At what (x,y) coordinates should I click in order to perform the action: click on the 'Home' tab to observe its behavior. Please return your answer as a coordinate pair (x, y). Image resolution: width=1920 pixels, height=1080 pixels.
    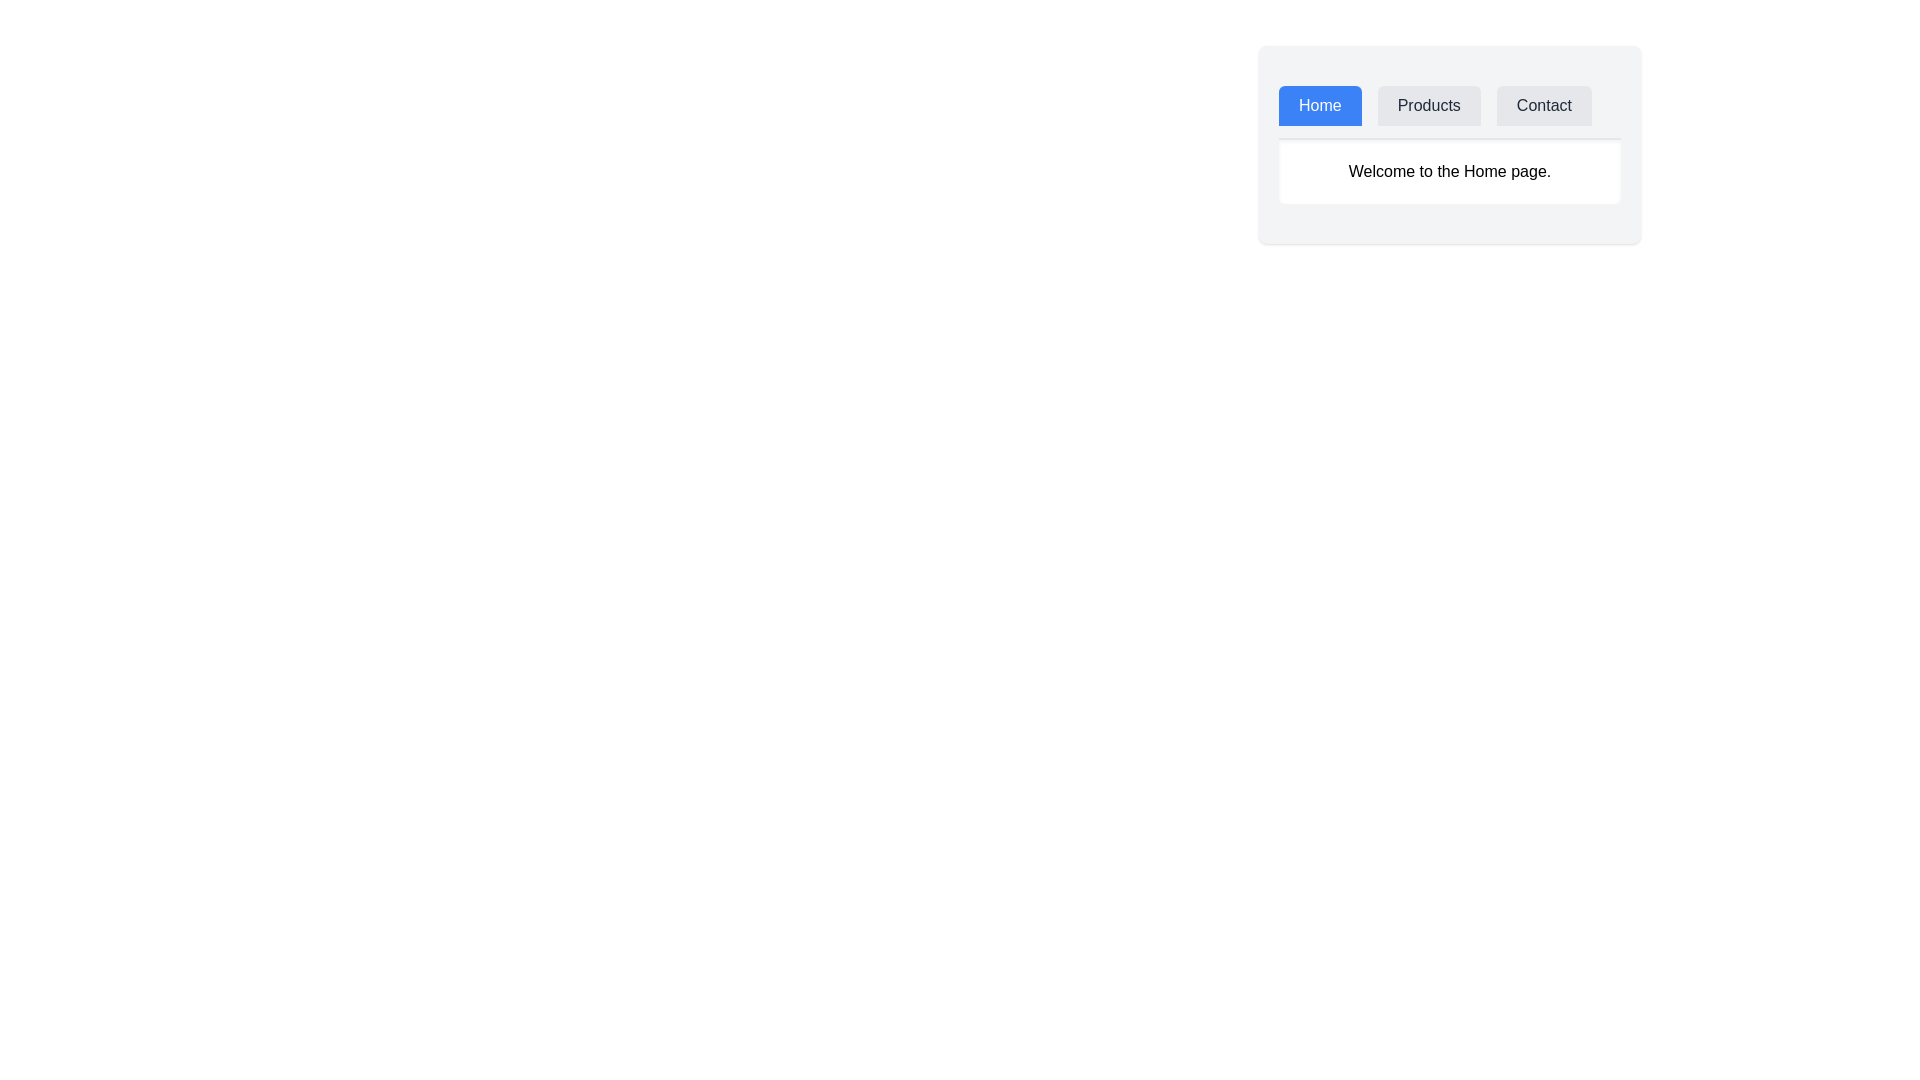
    Looking at the image, I should click on (1320, 105).